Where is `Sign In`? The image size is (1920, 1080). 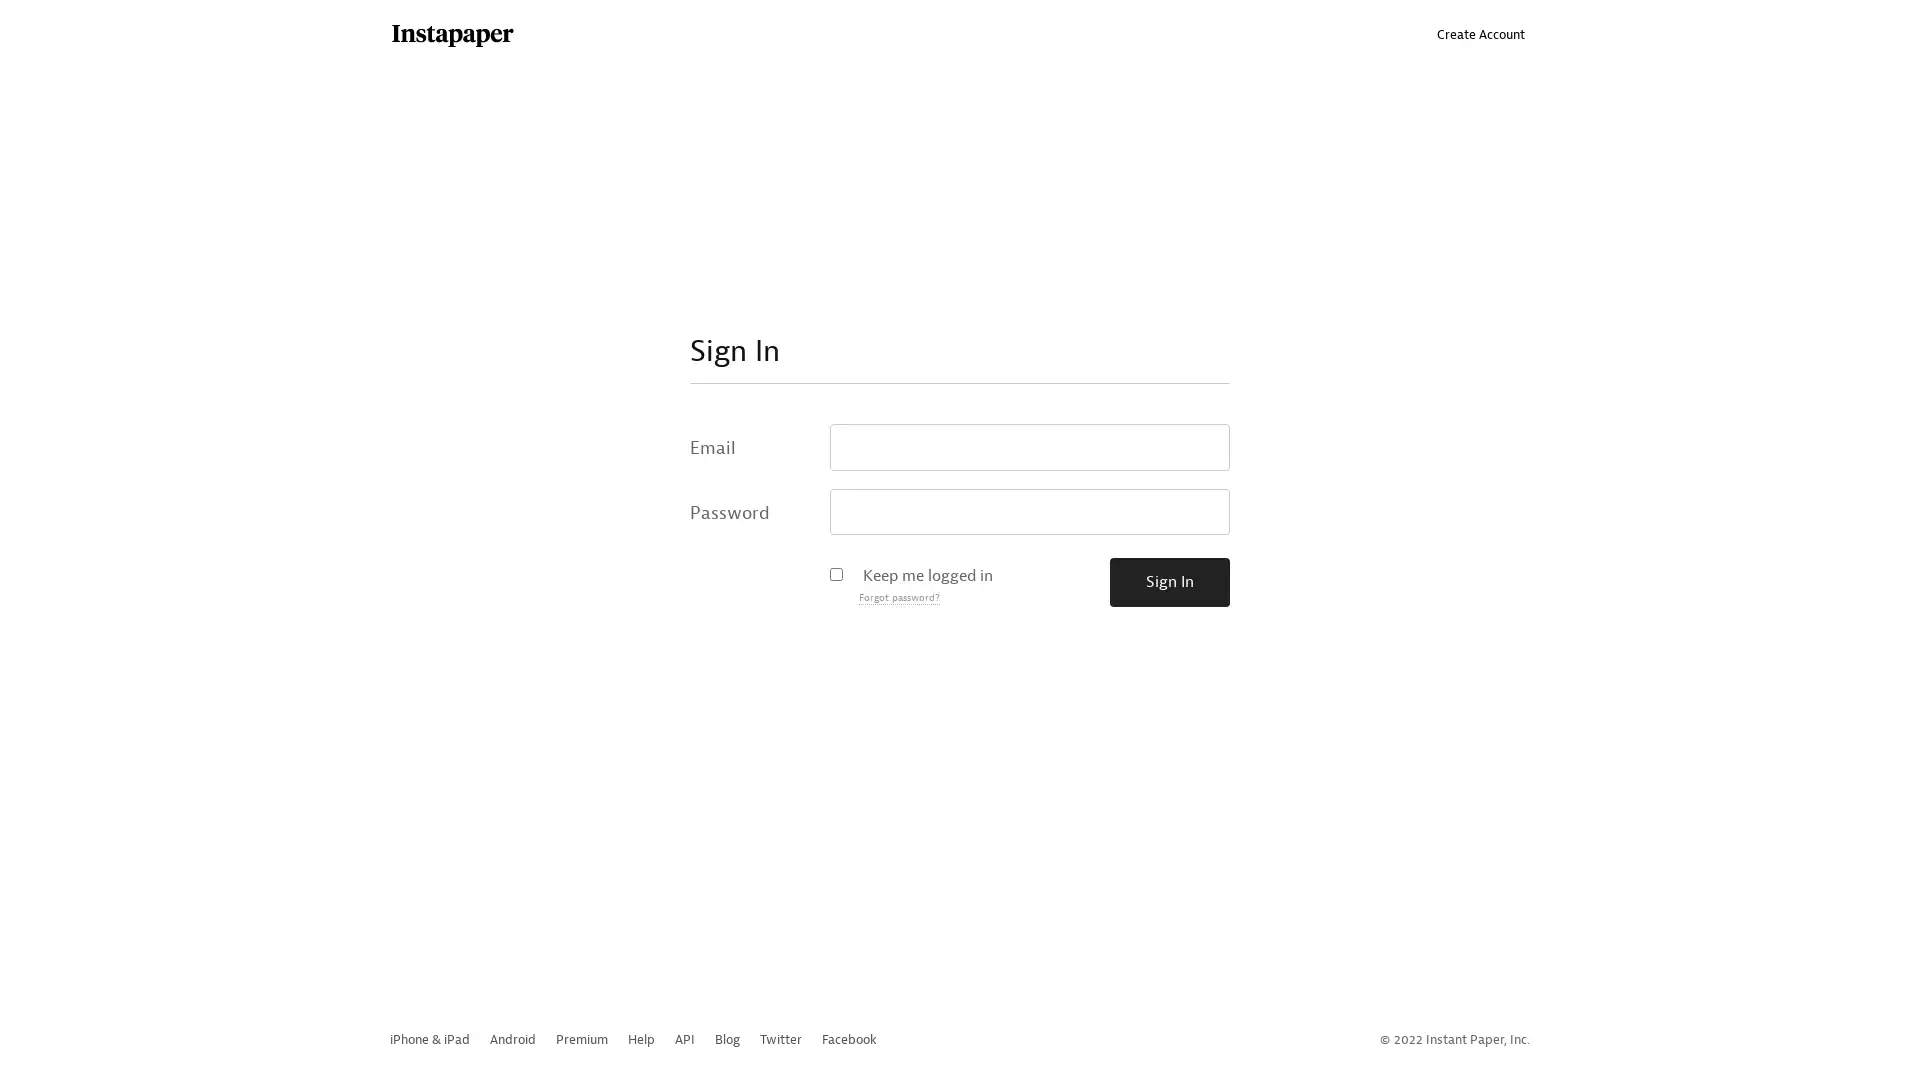 Sign In is located at coordinates (1170, 582).